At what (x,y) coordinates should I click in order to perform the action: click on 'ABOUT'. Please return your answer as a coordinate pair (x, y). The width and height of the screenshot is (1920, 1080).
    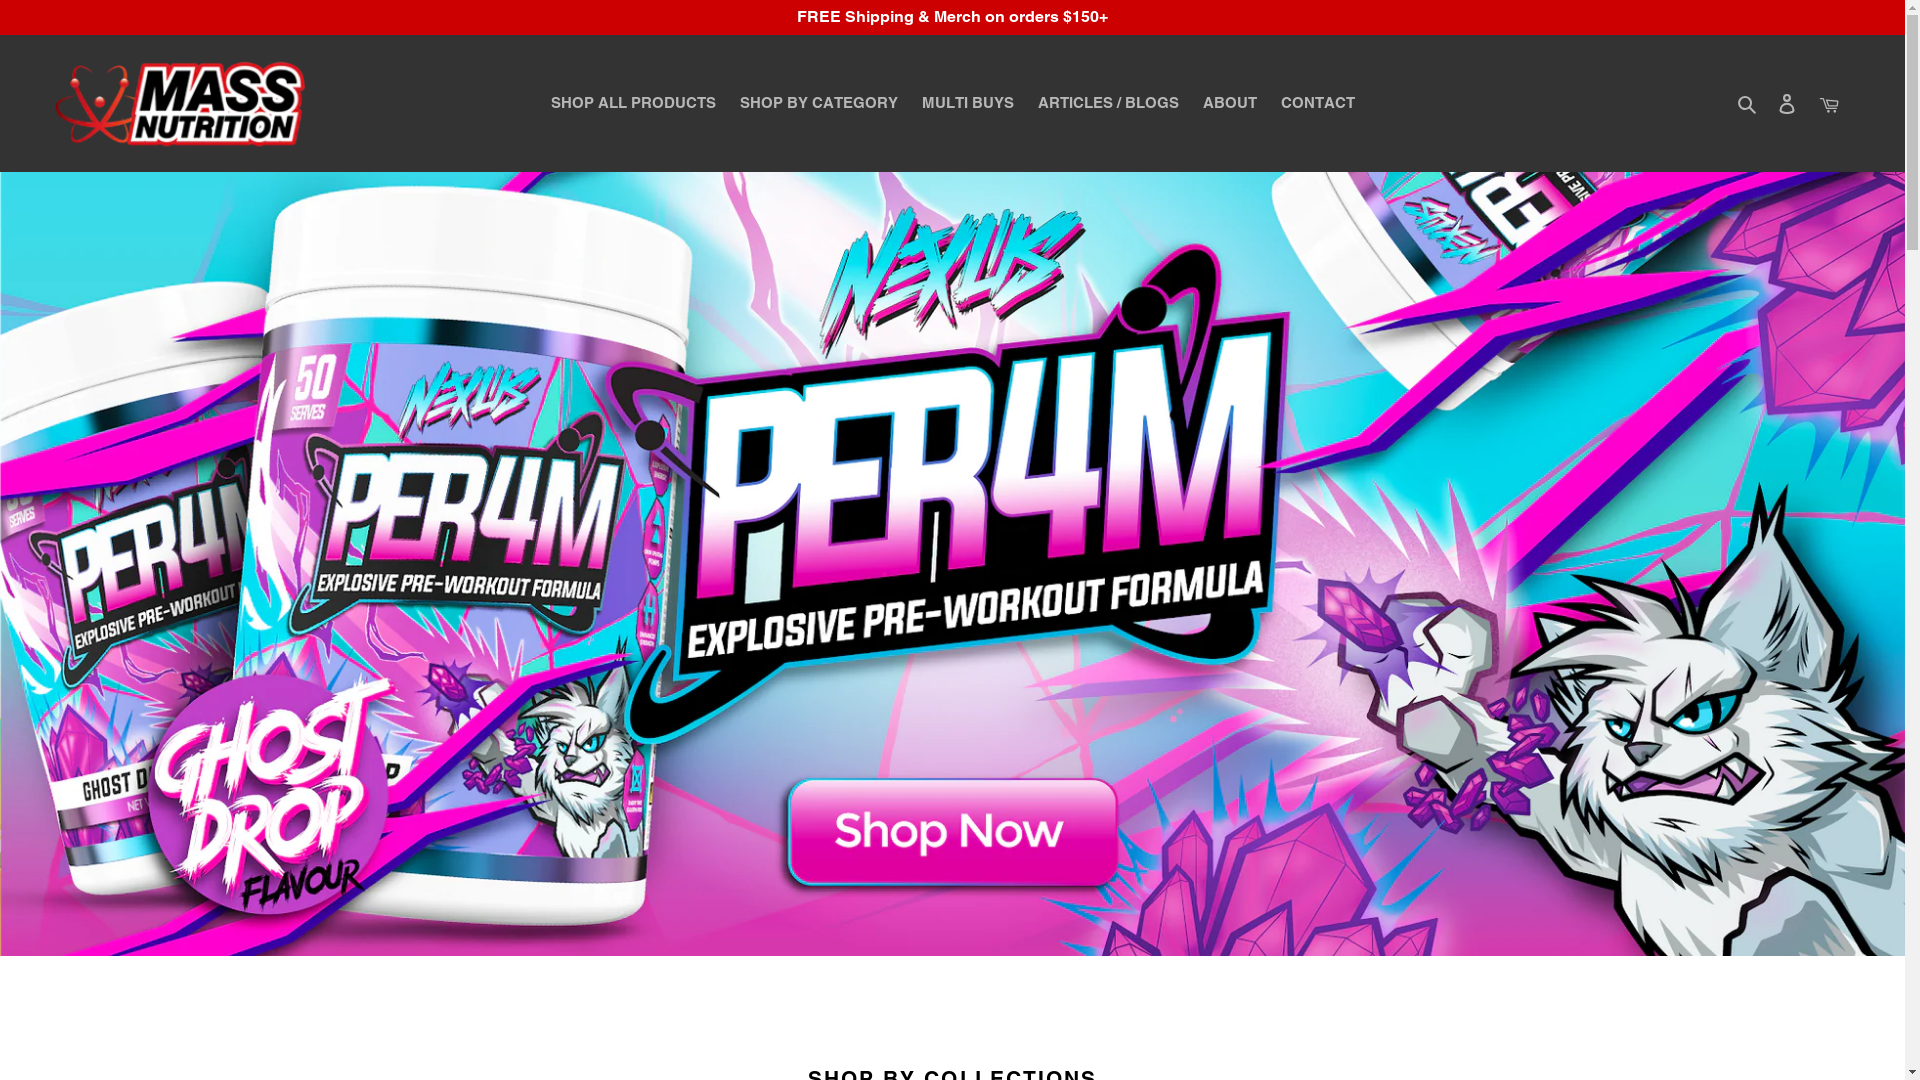
    Looking at the image, I should click on (1227, 103).